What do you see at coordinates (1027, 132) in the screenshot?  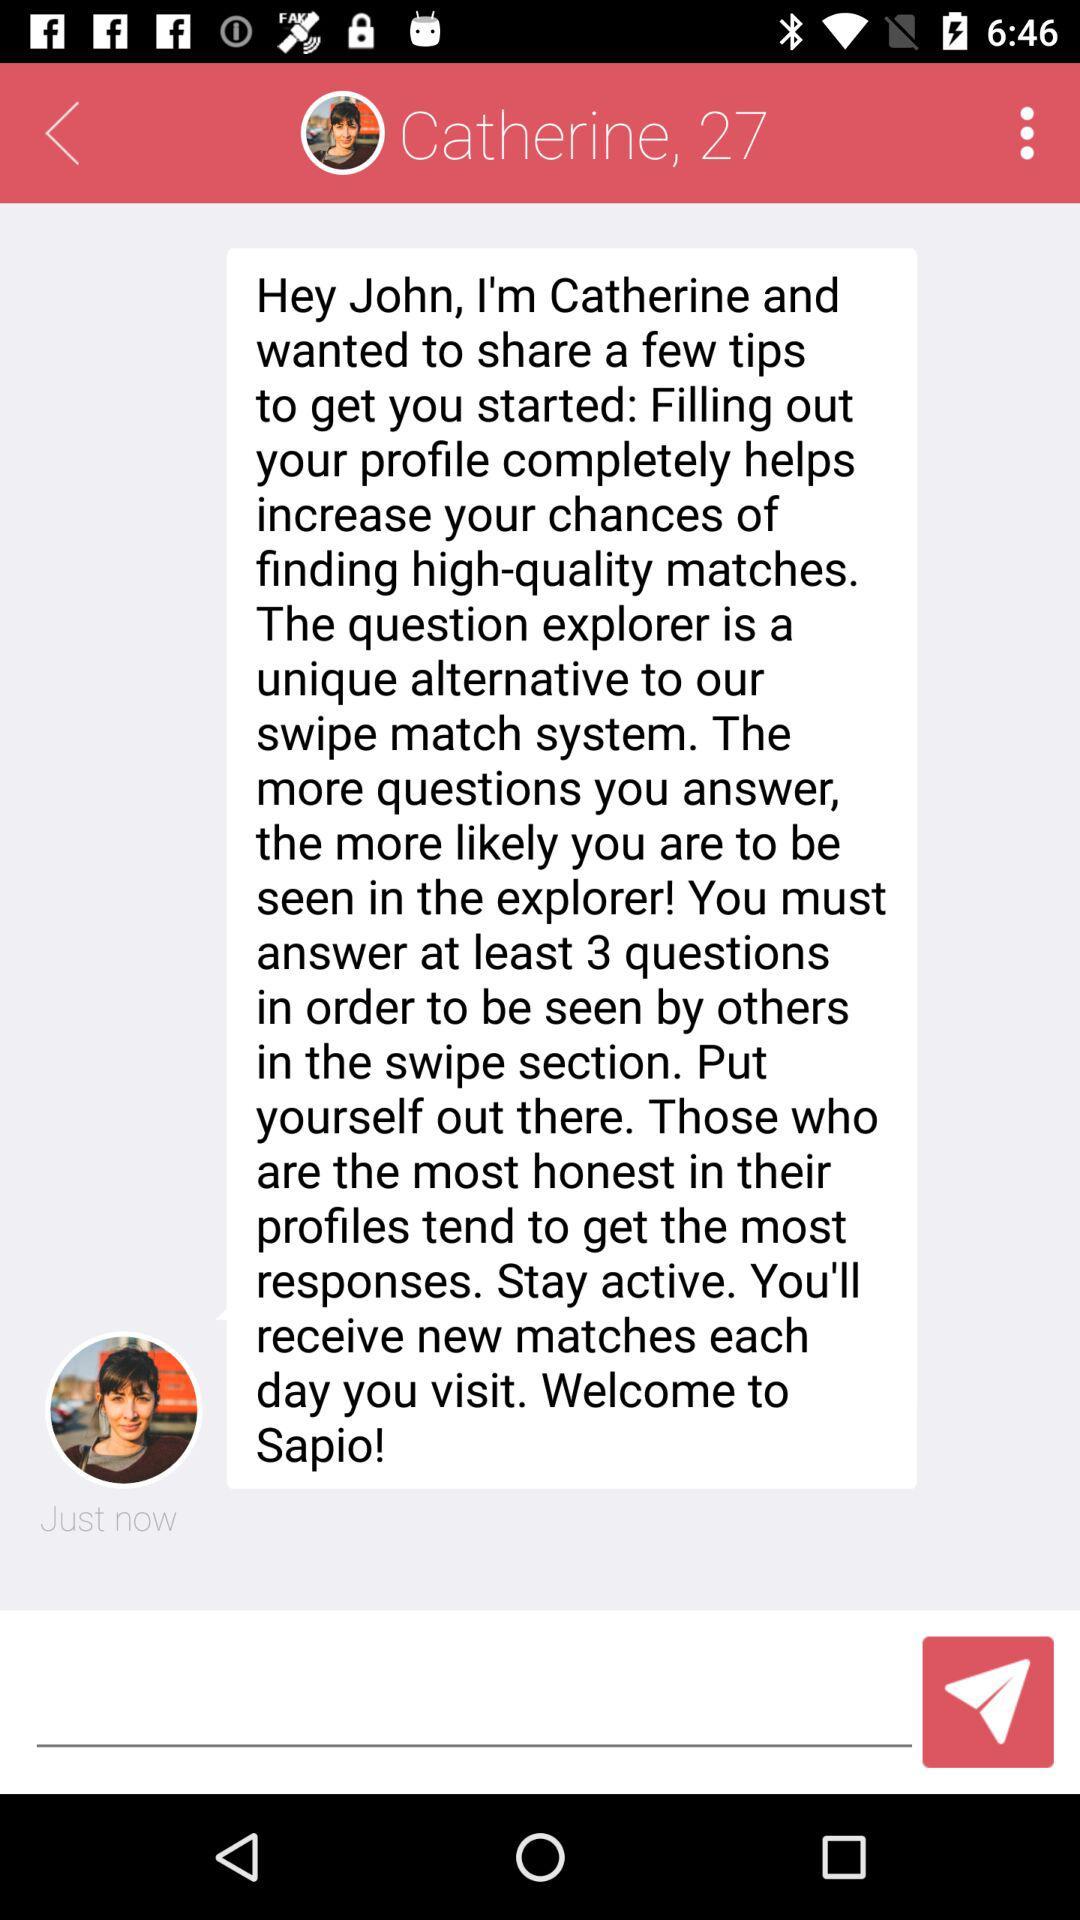 I see `menu` at bounding box center [1027, 132].